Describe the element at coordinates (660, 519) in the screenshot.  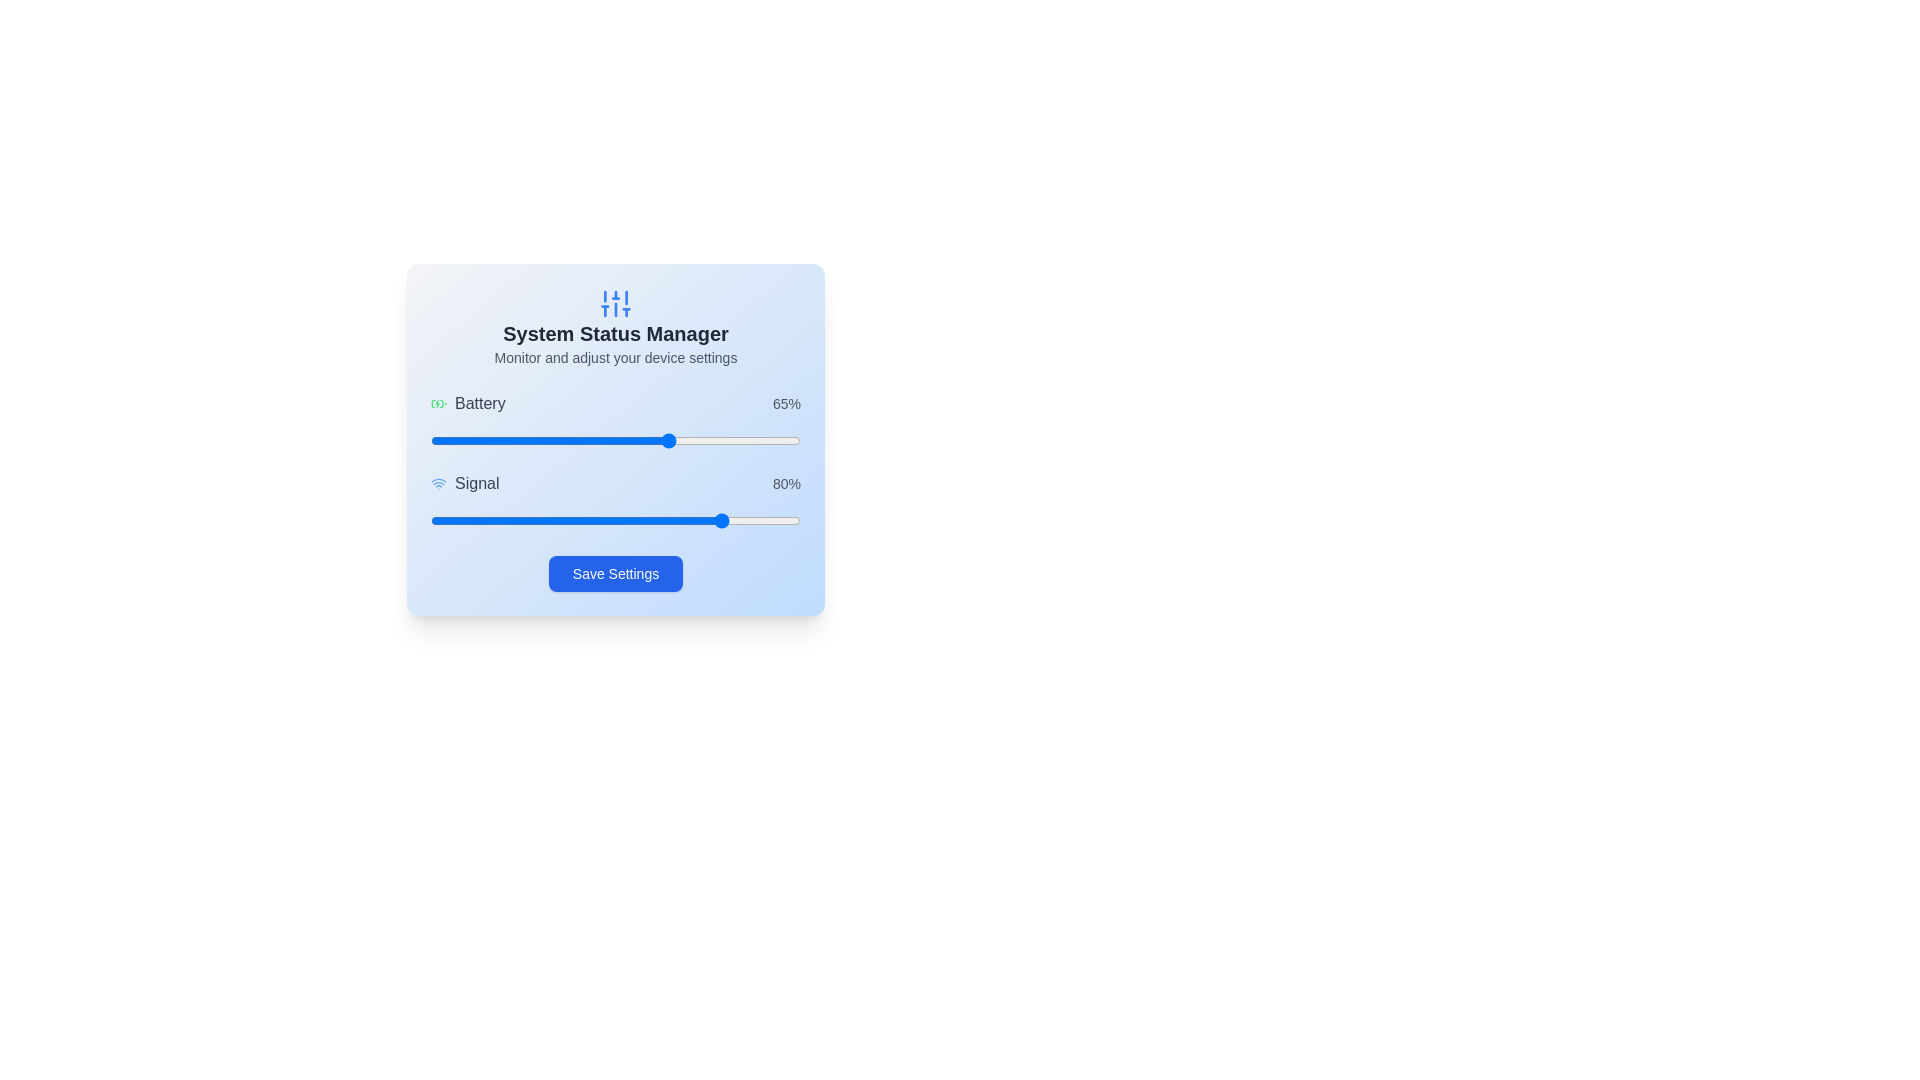
I see `the signal strength slider to 62%` at that location.